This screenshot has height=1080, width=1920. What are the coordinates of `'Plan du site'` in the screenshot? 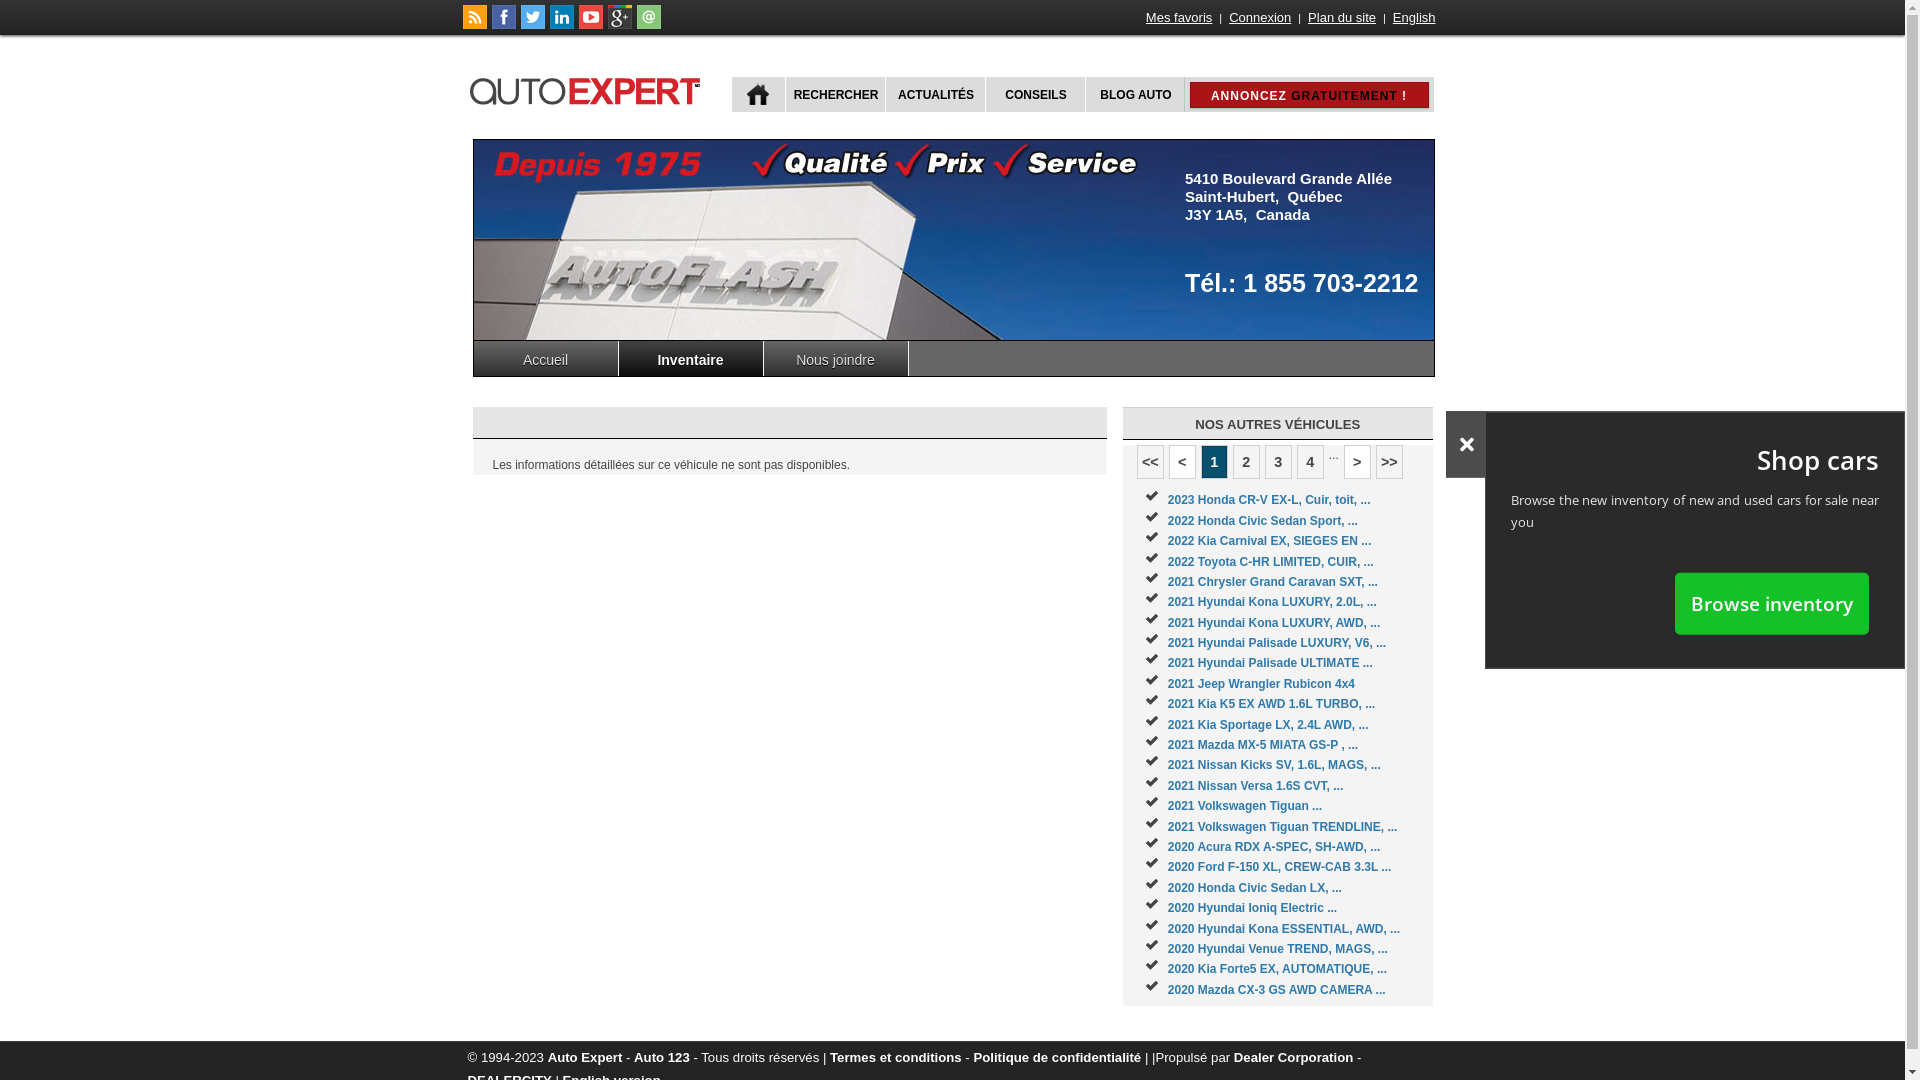 It's located at (1342, 17).